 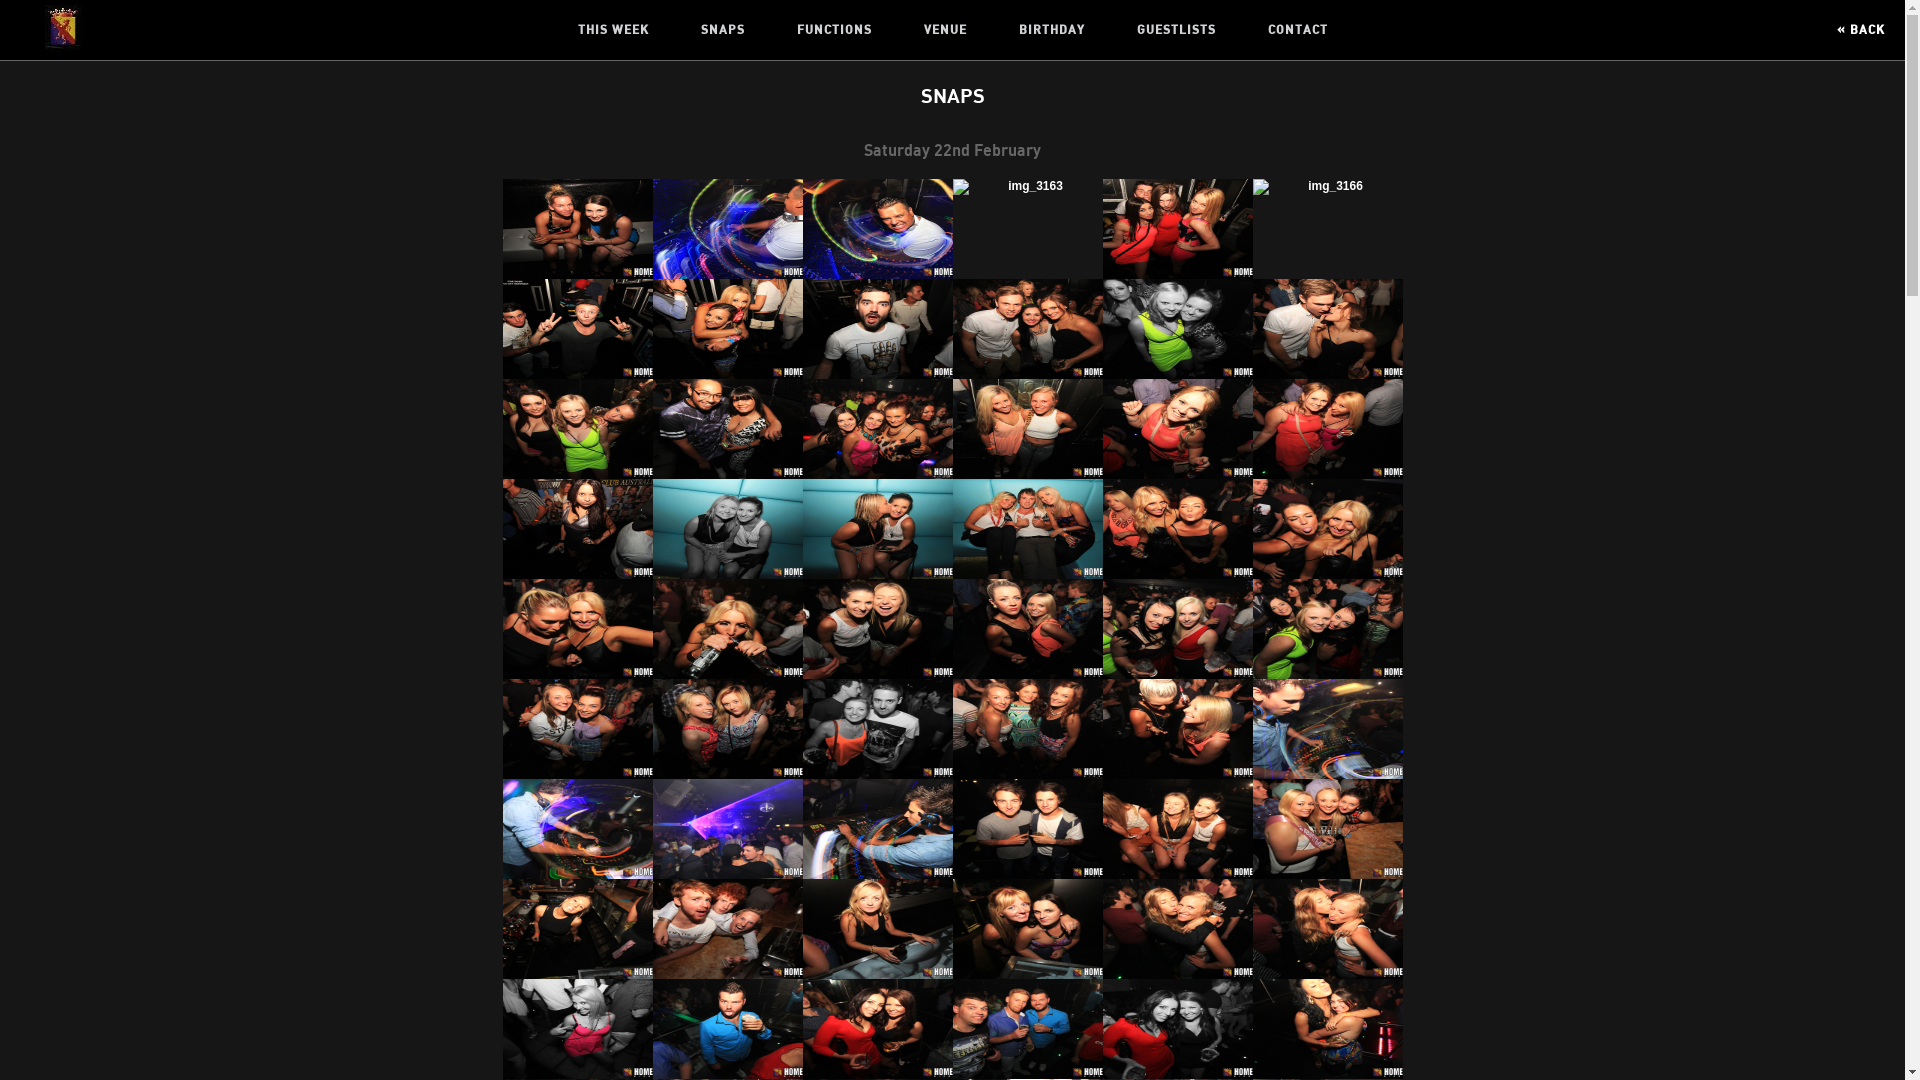 What do you see at coordinates (877, 627) in the screenshot?
I see `' '` at bounding box center [877, 627].